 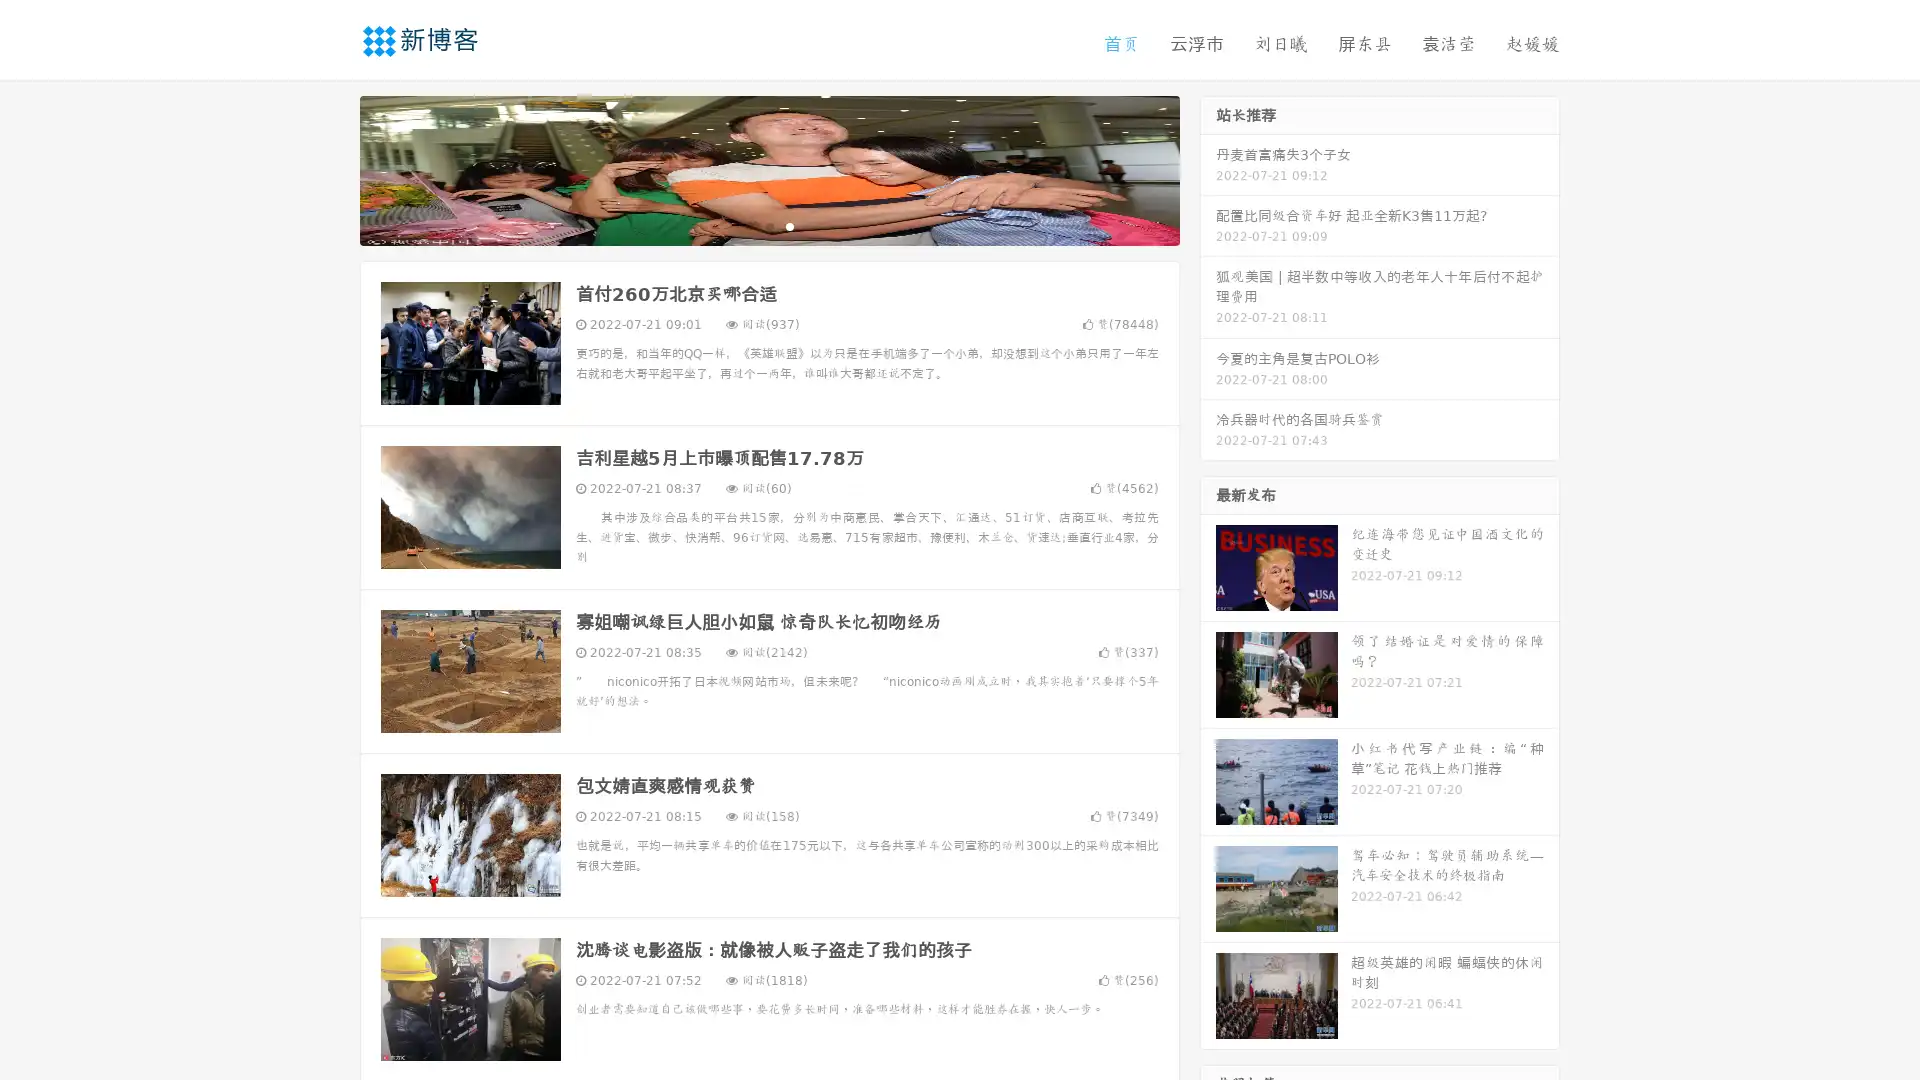 I want to click on Go to slide 3, so click(x=789, y=225).